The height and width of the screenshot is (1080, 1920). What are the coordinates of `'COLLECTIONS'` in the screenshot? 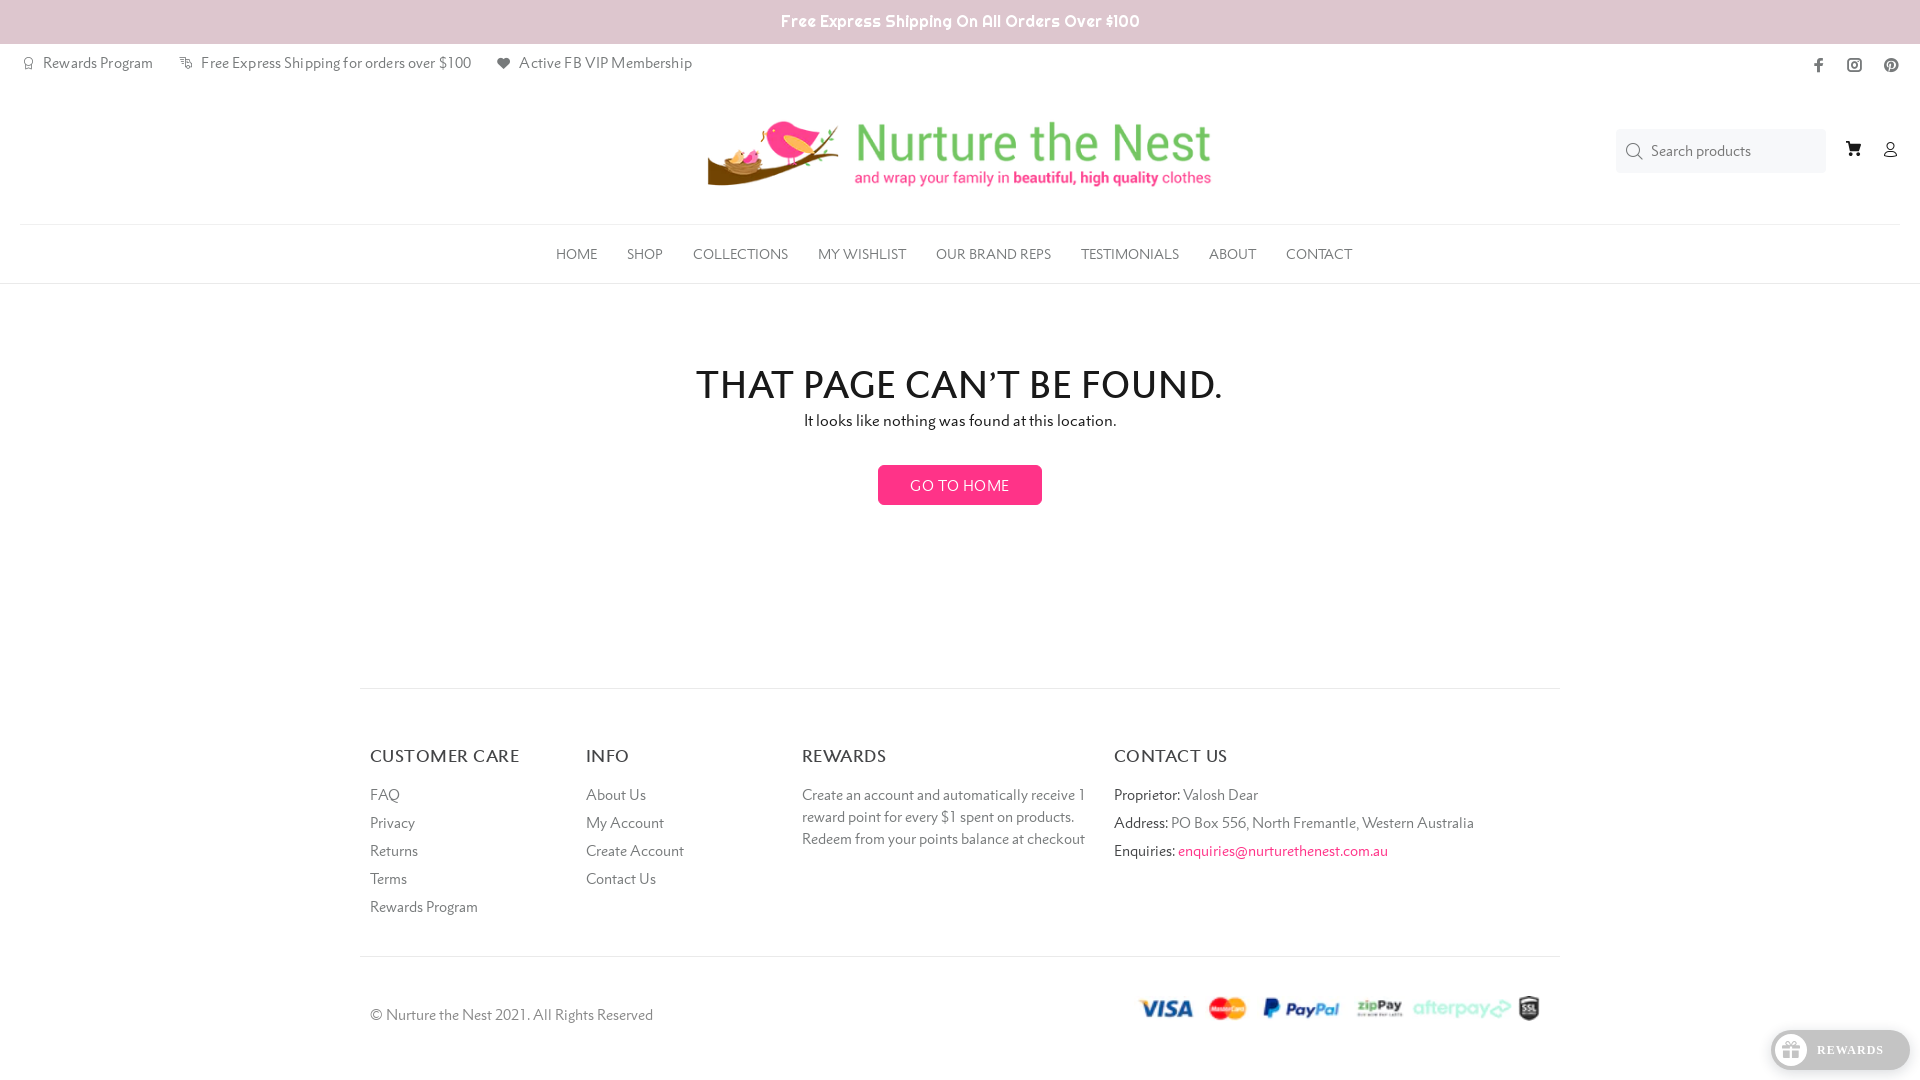 It's located at (739, 248).